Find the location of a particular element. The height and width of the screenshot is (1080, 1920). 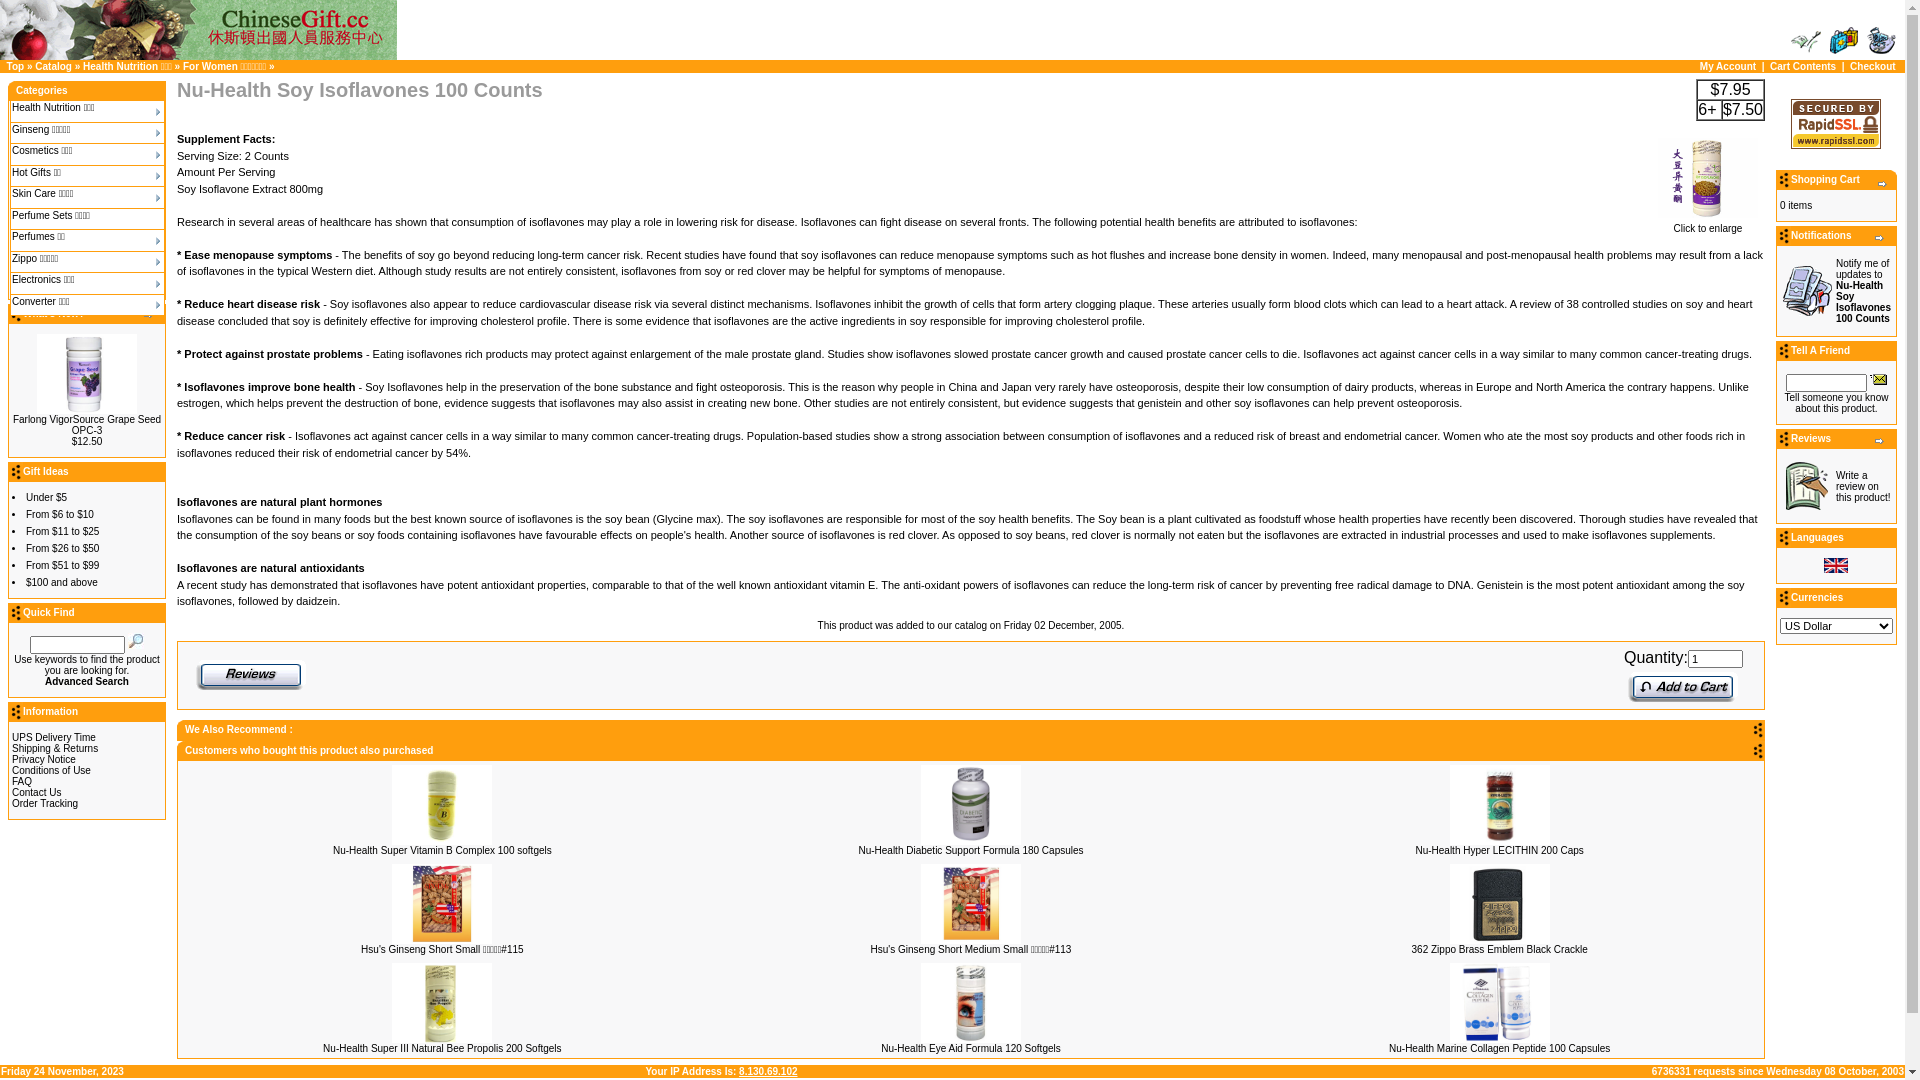

' Farlong VigorSource Grape Seed OPC-3 ' is located at coordinates (85, 374).